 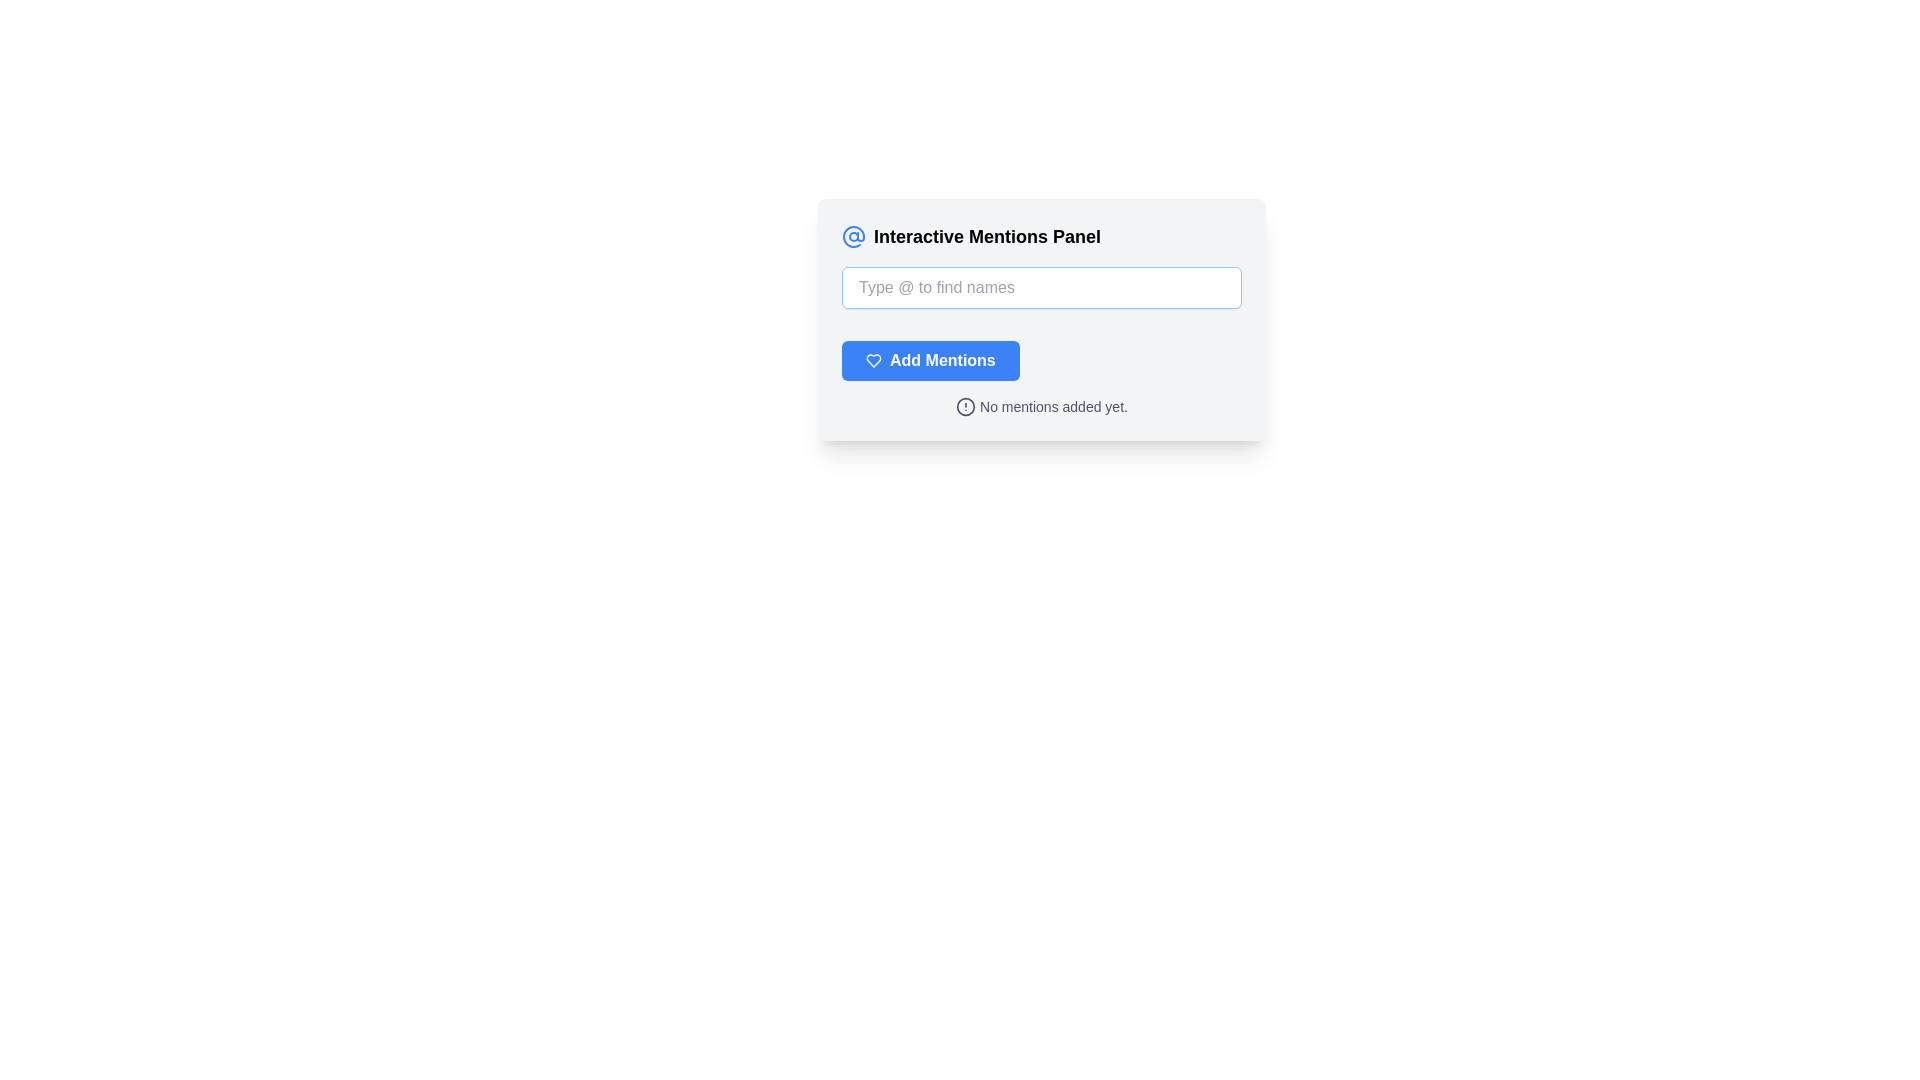 What do you see at coordinates (854, 235) in the screenshot?
I see `the blue circular '@' icon with an 'a' in the center, located in the top left corner of the 'Interactive Mentions Panel' as a visual cue` at bounding box center [854, 235].